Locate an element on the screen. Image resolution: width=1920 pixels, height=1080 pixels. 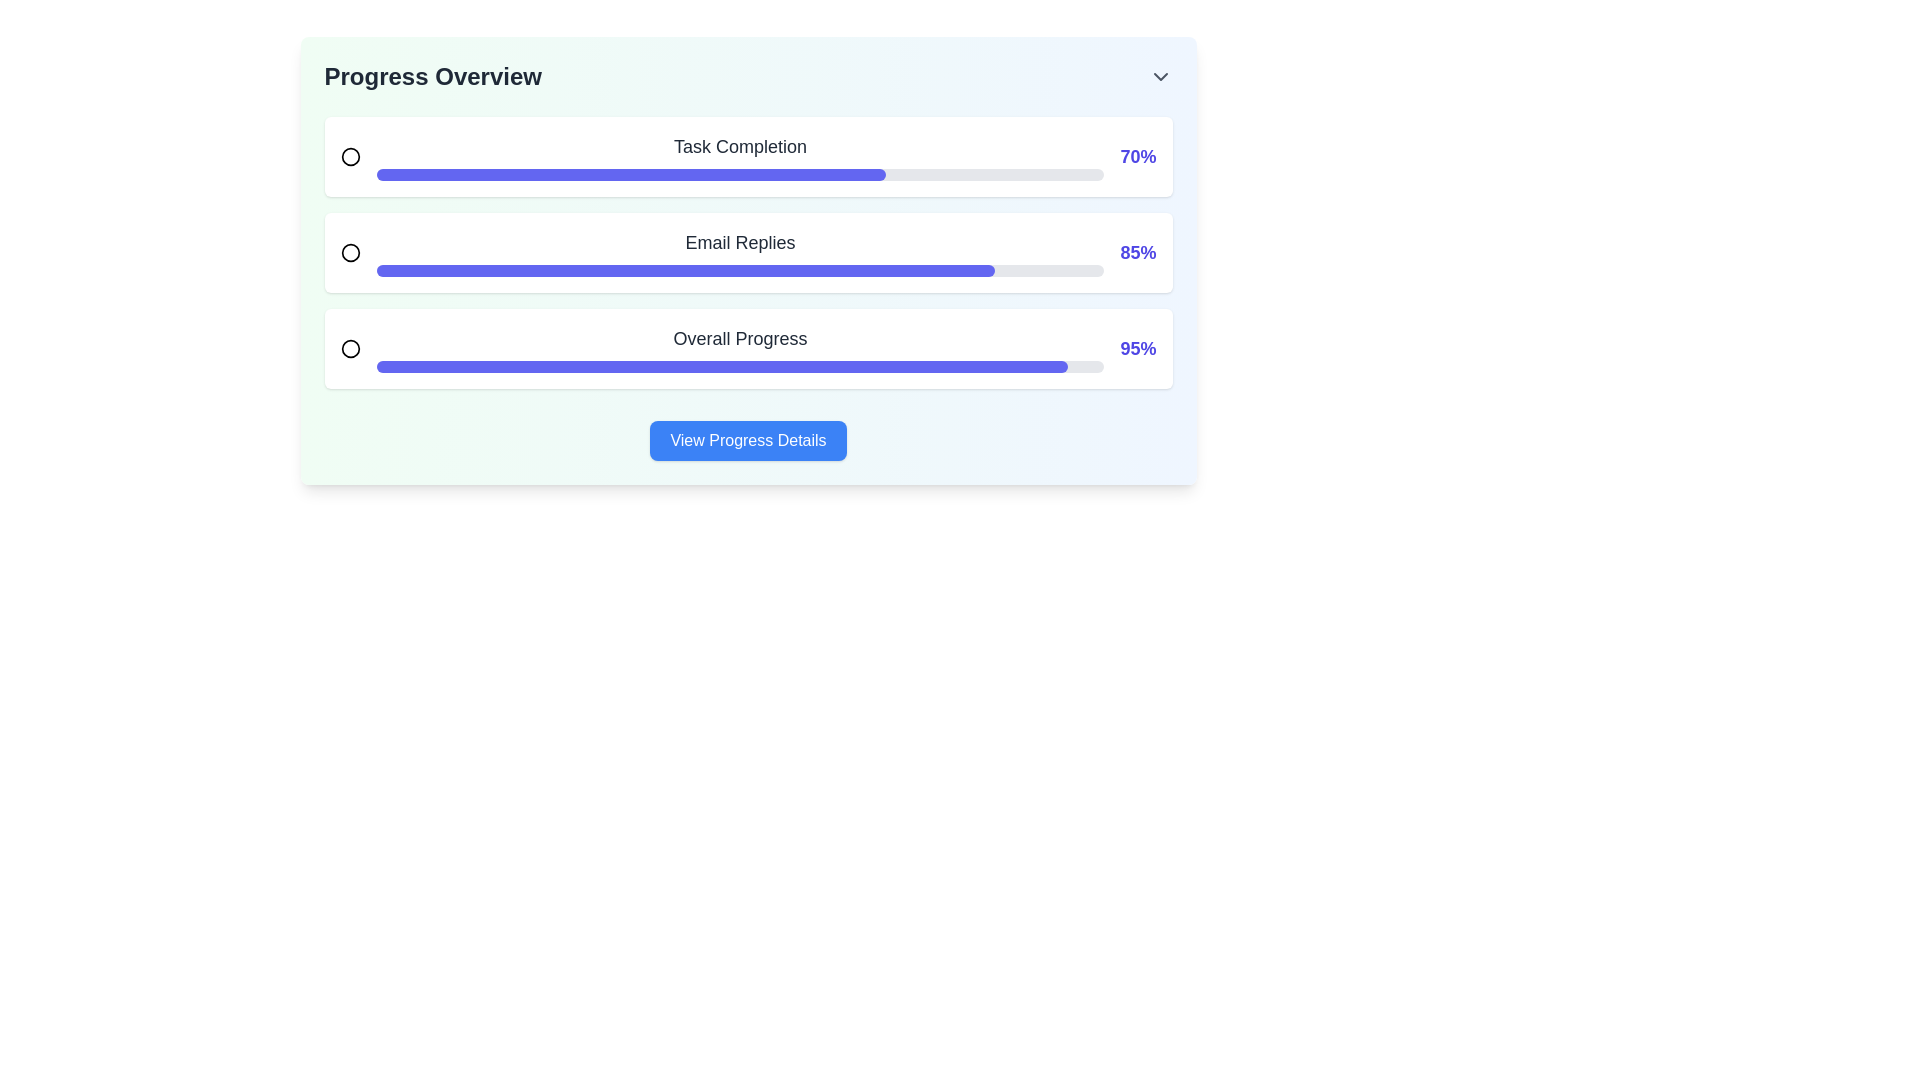
the SVG Circle located near the left side of the 'Overall Progress' progress bar, close to its textual label is located at coordinates (350, 347).